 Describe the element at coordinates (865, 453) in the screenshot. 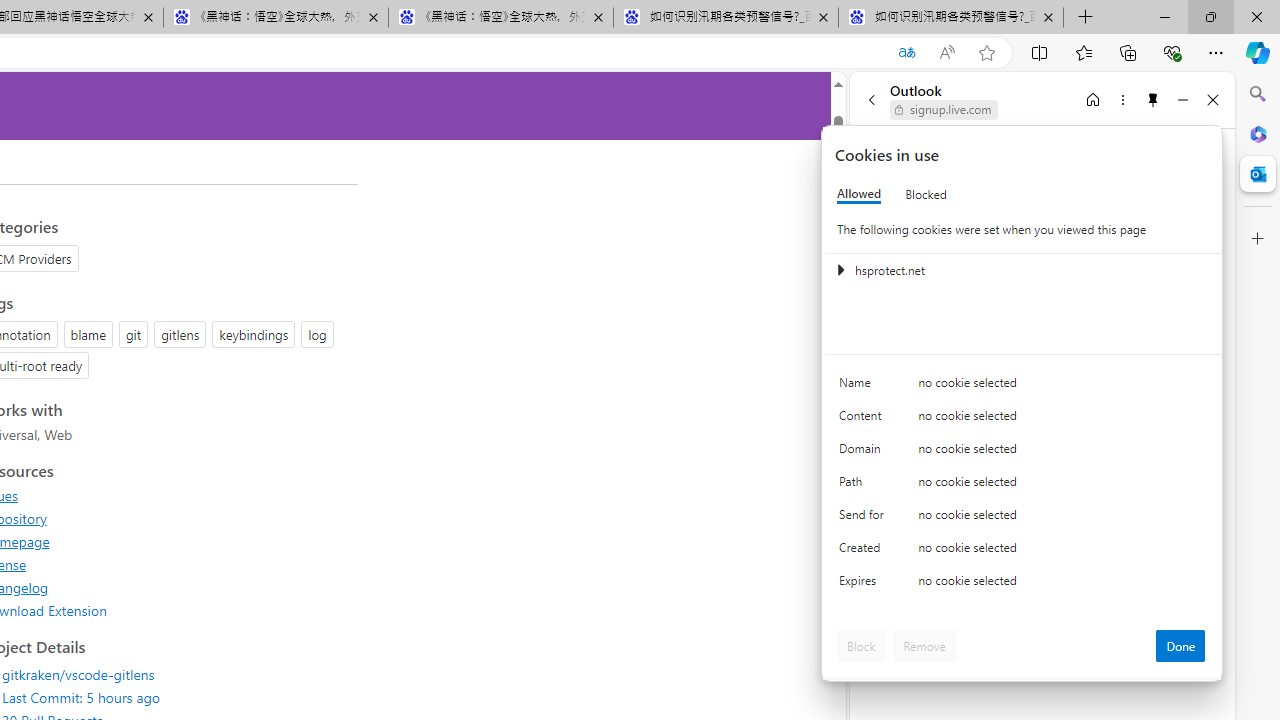

I see `'Domain'` at that location.